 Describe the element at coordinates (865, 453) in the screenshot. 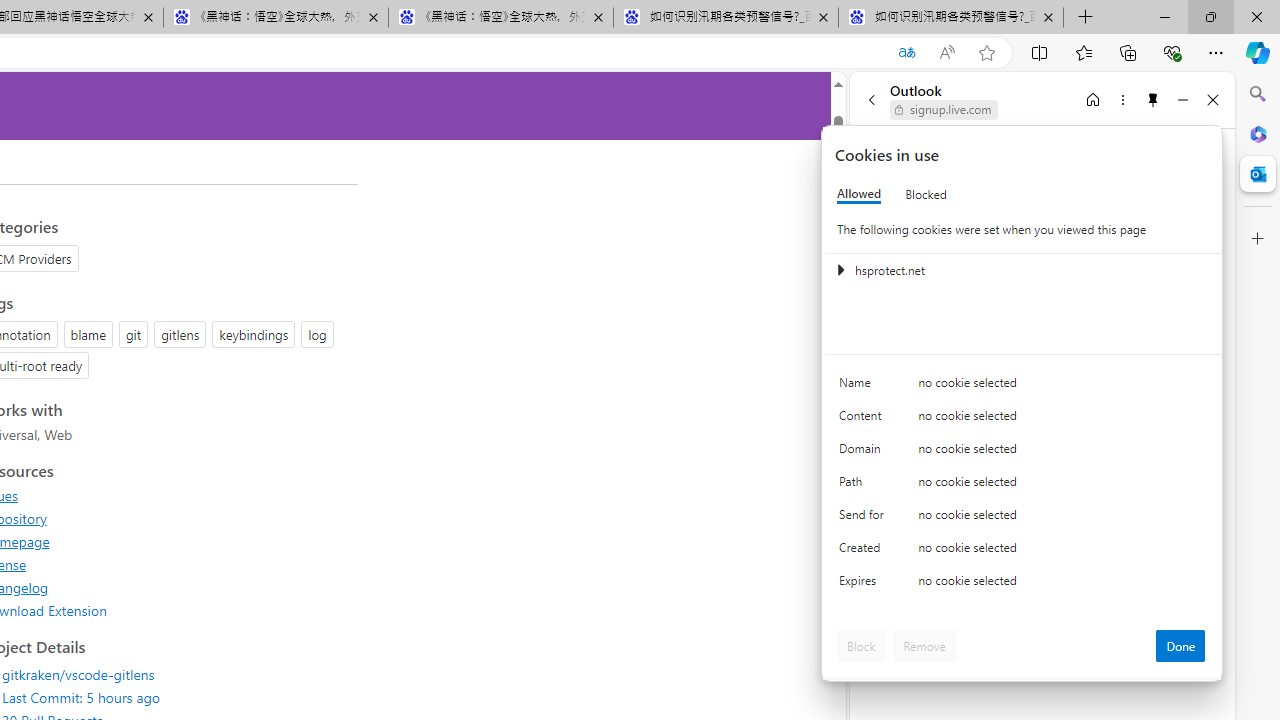

I see `'Domain'` at that location.